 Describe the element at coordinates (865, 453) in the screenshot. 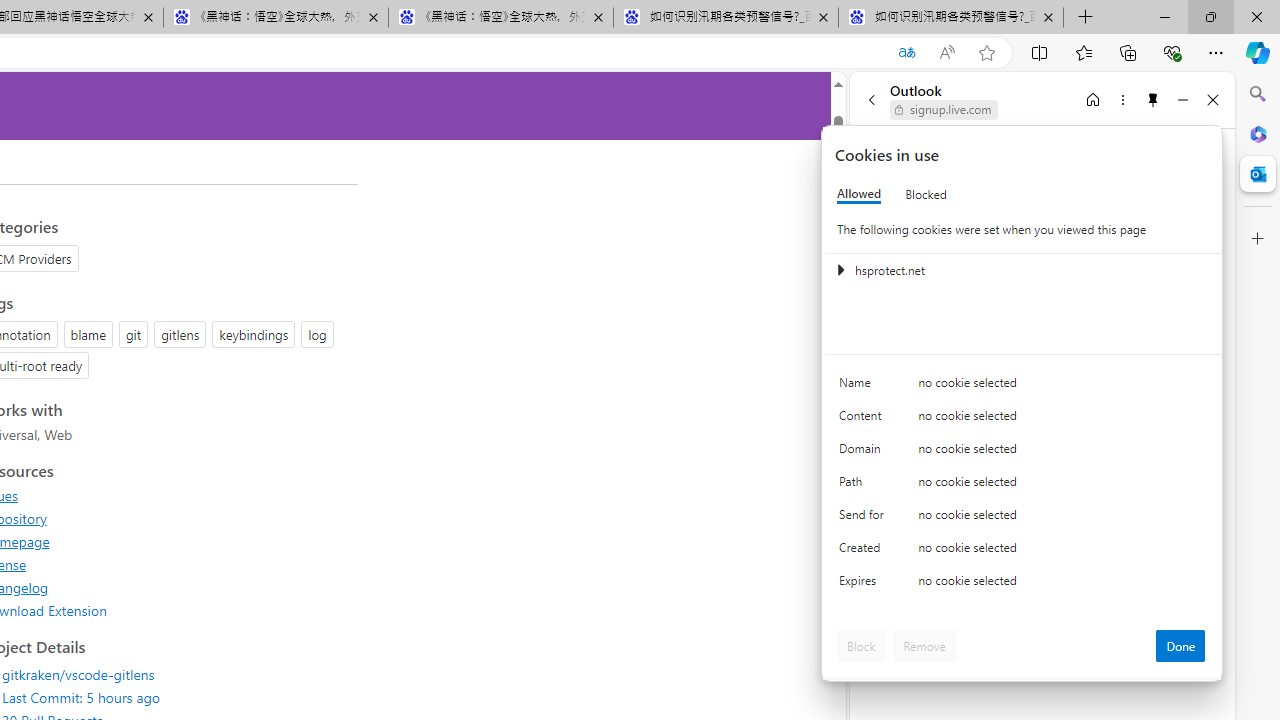

I see `'Domain'` at that location.